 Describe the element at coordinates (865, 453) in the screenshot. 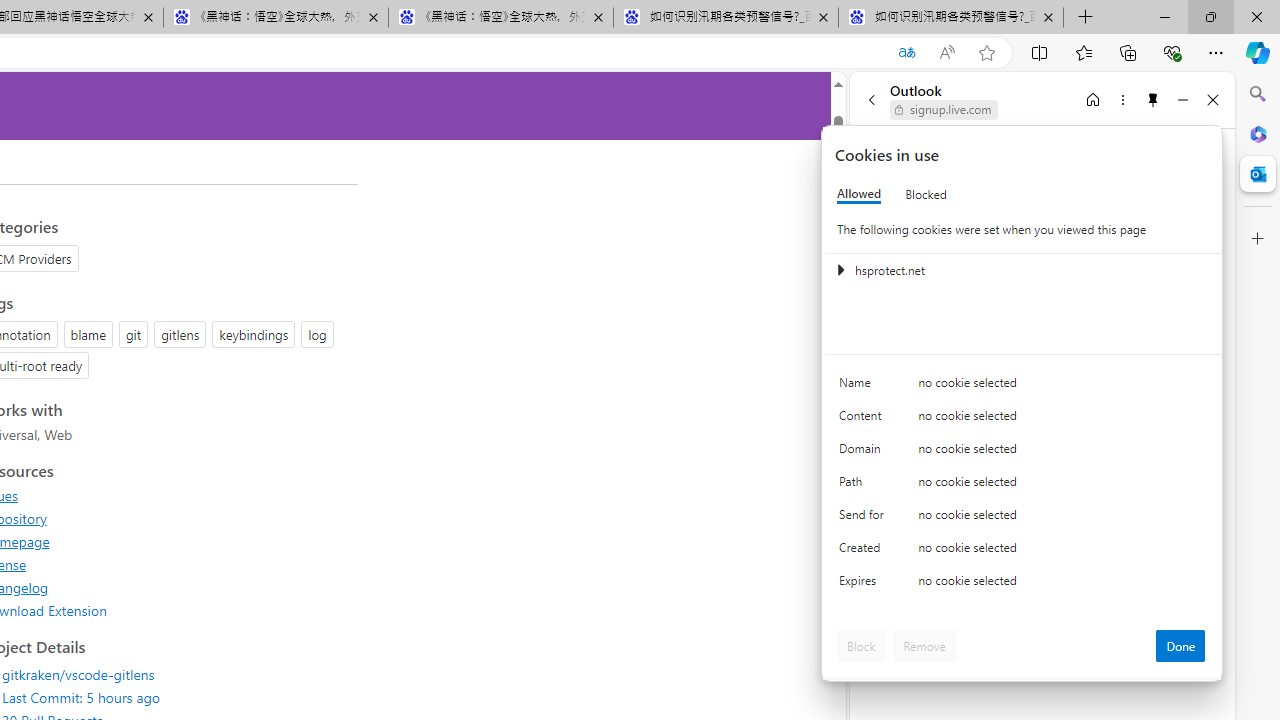

I see `'Domain'` at that location.